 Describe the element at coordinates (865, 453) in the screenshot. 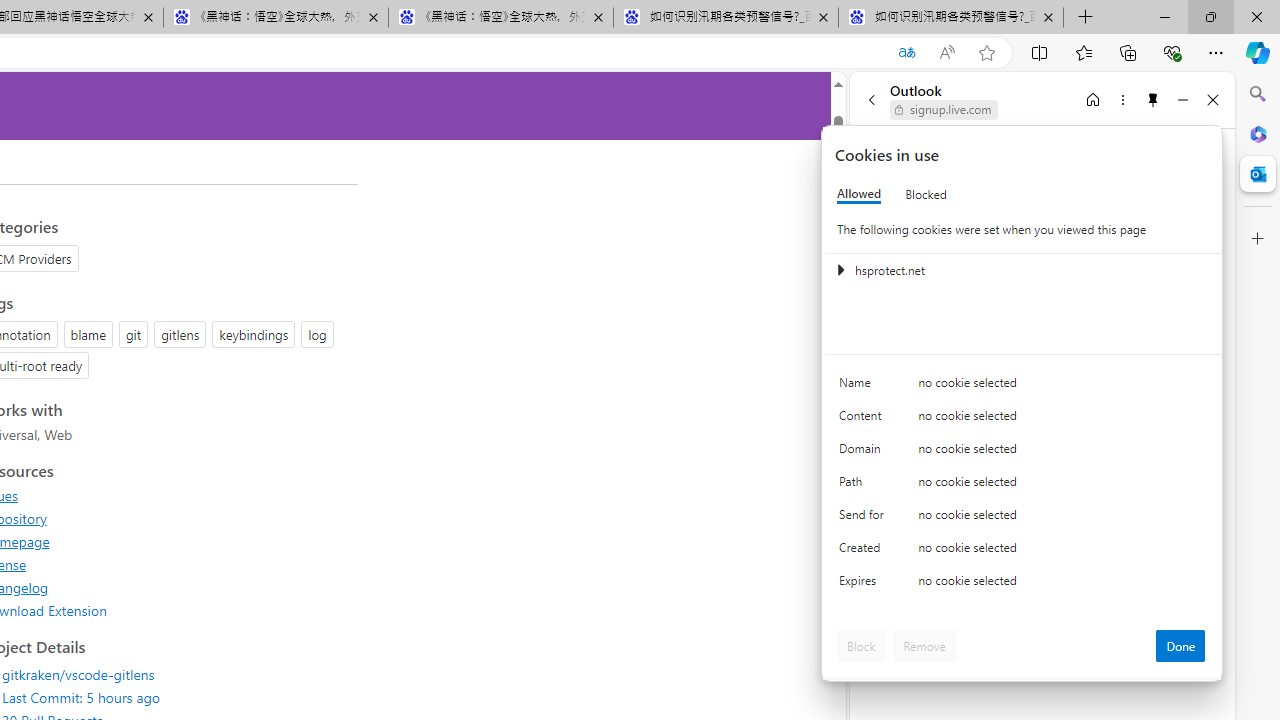

I see `'Domain'` at that location.